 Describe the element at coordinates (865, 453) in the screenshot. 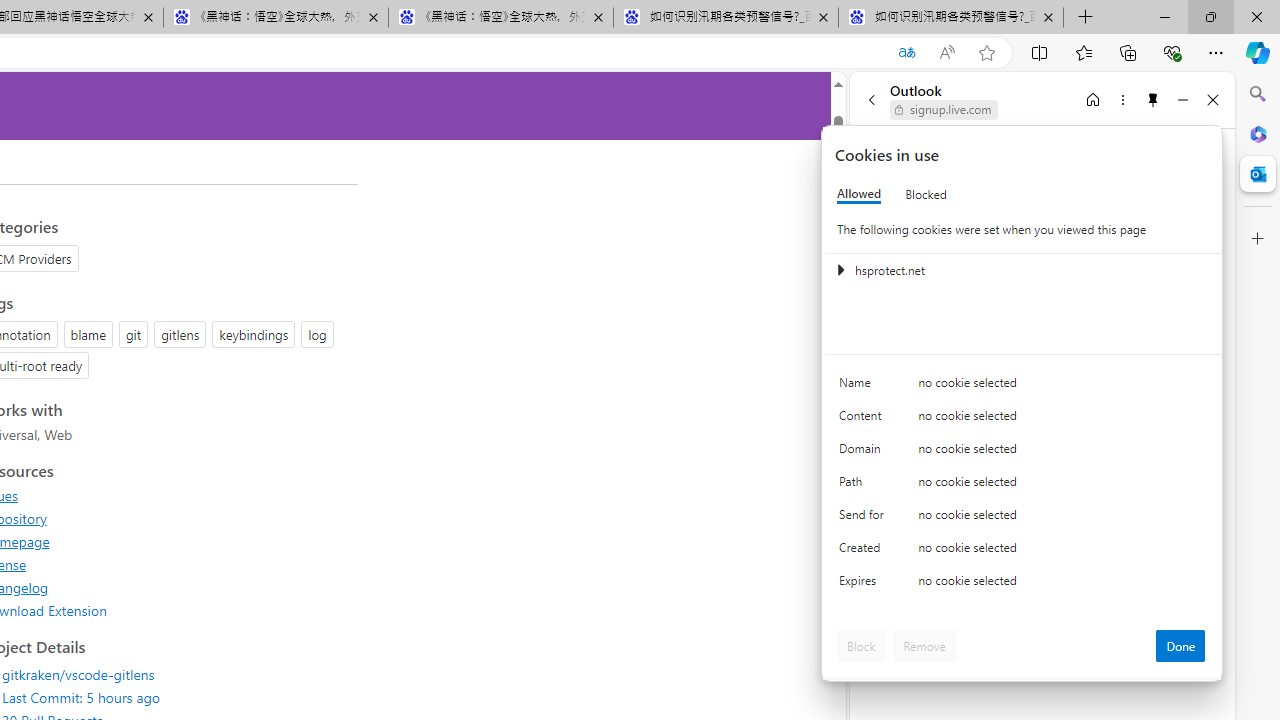

I see `'Domain'` at that location.